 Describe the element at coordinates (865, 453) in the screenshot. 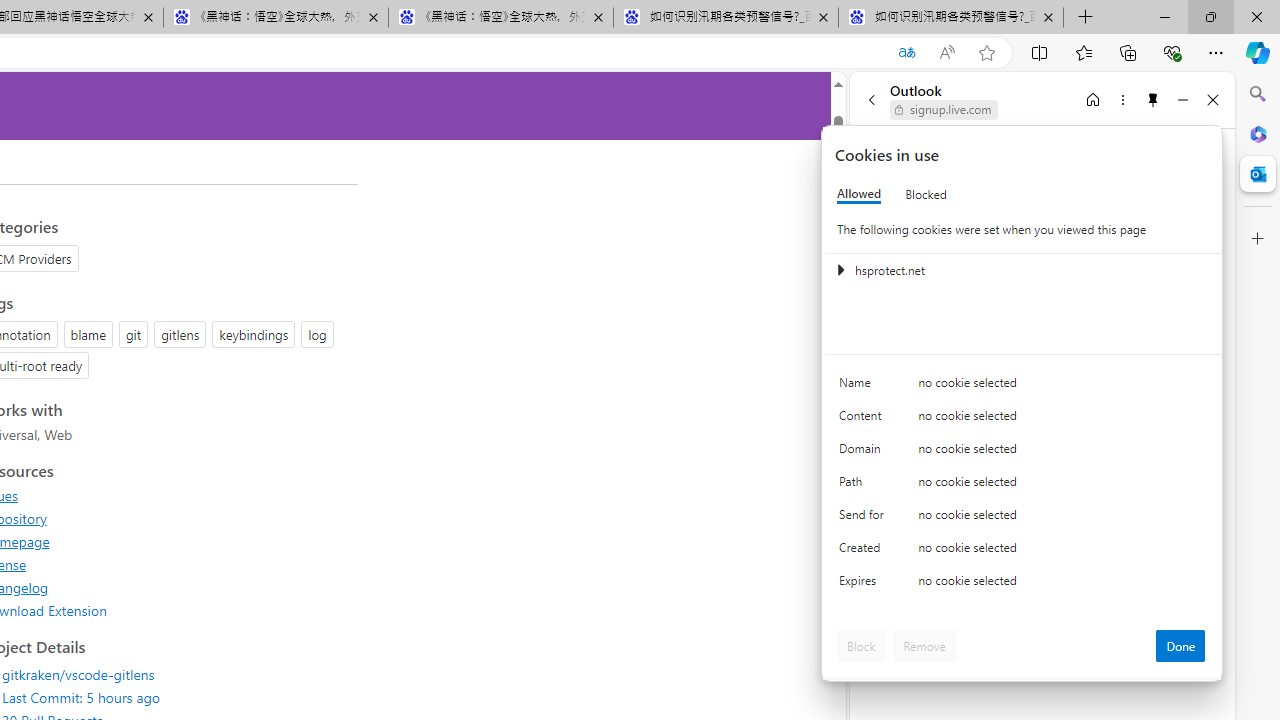

I see `'Domain'` at that location.